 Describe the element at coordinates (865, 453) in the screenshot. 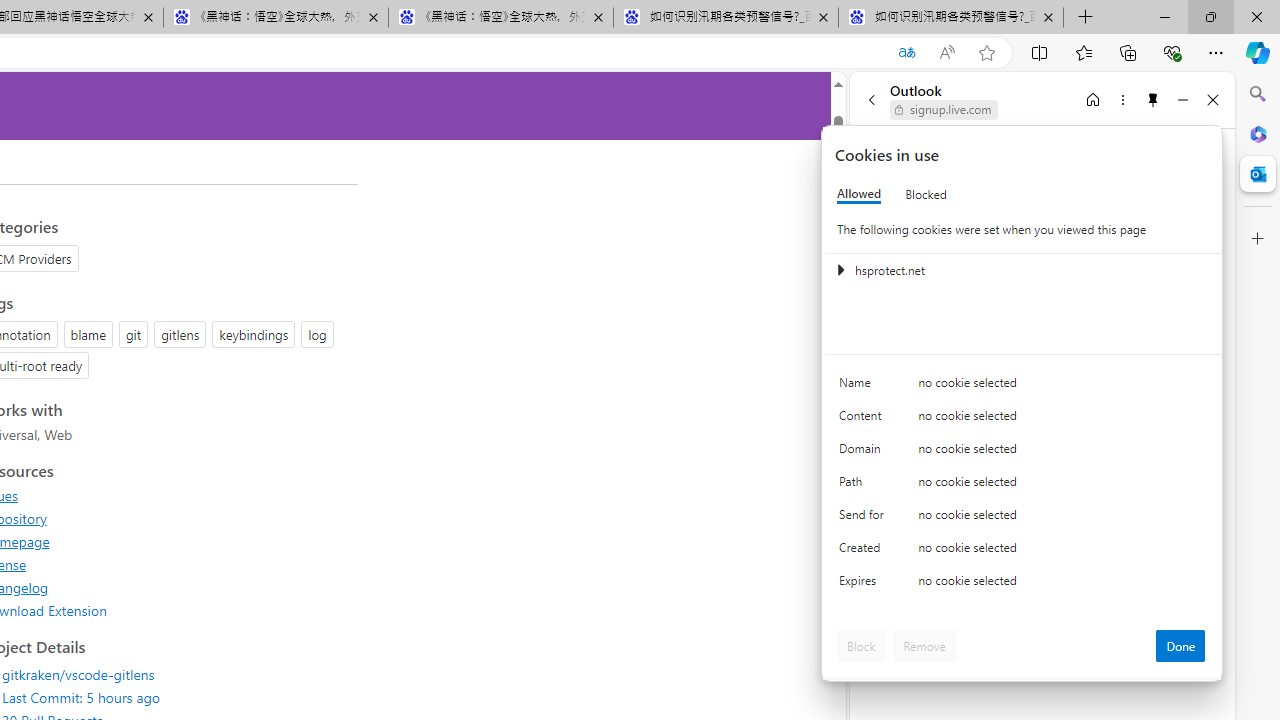

I see `'Domain'` at that location.